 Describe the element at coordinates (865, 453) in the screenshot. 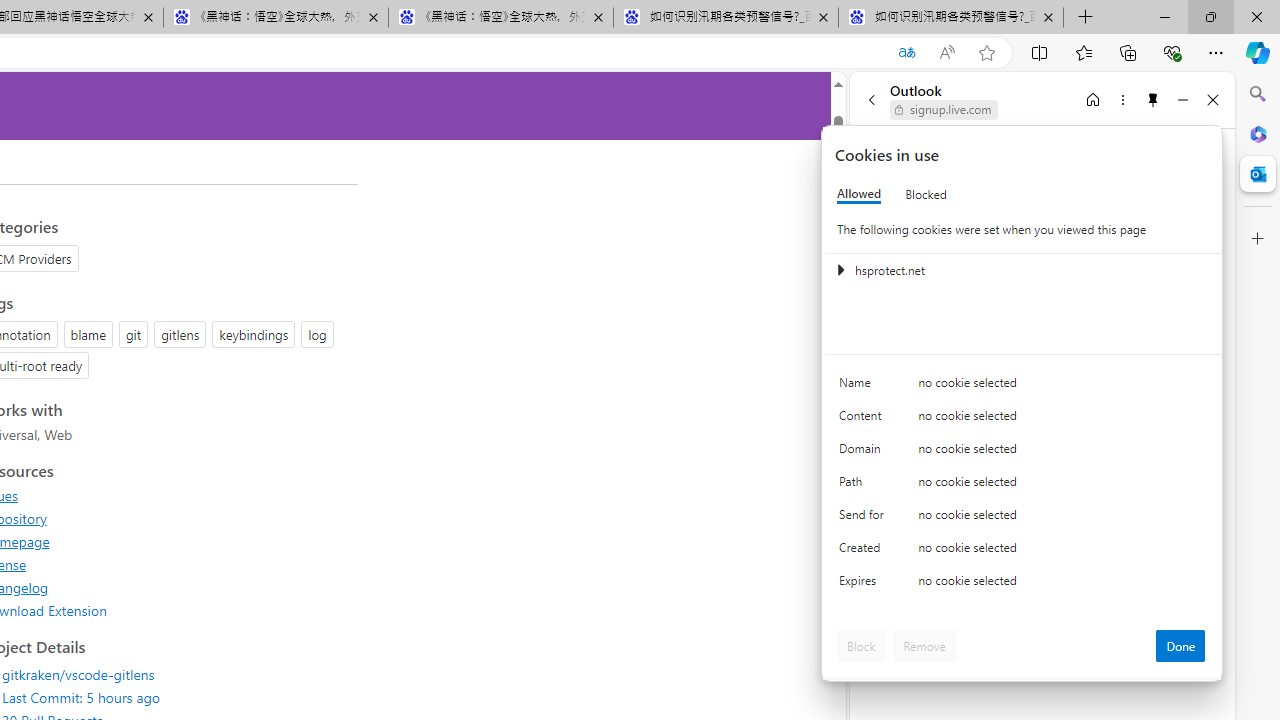

I see `'Domain'` at that location.